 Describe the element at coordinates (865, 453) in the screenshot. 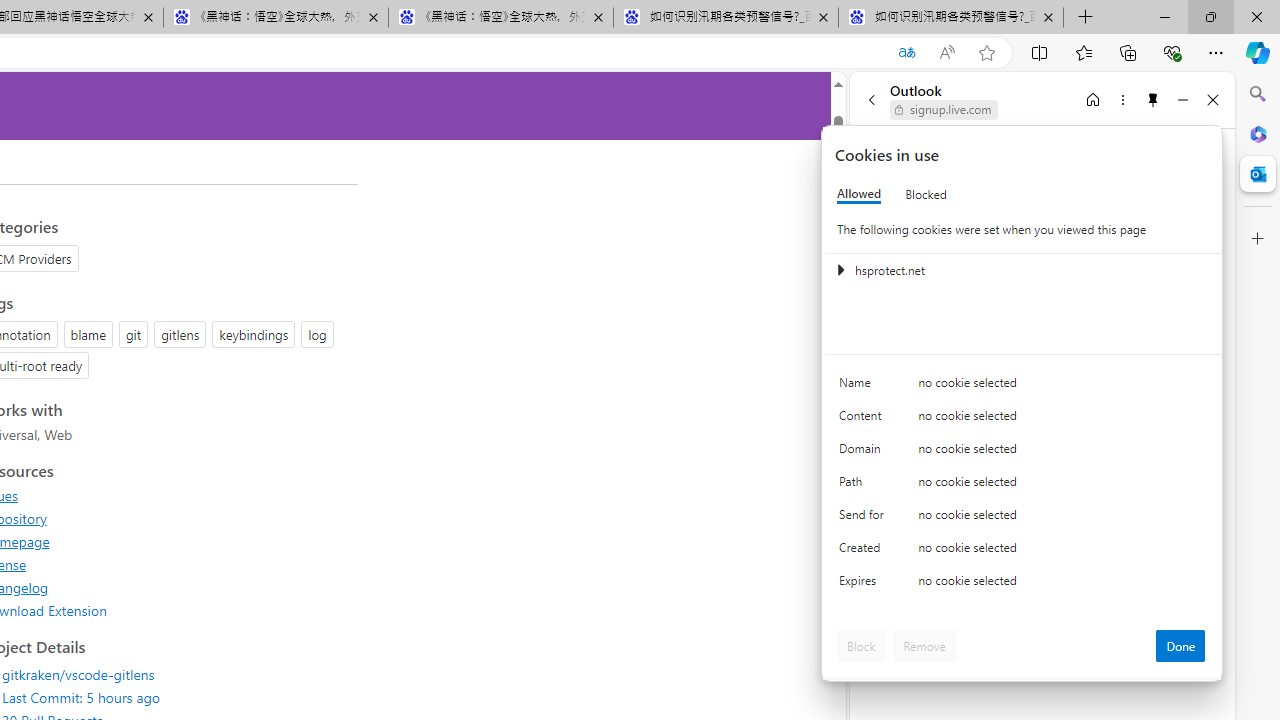

I see `'Domain'` at that location.